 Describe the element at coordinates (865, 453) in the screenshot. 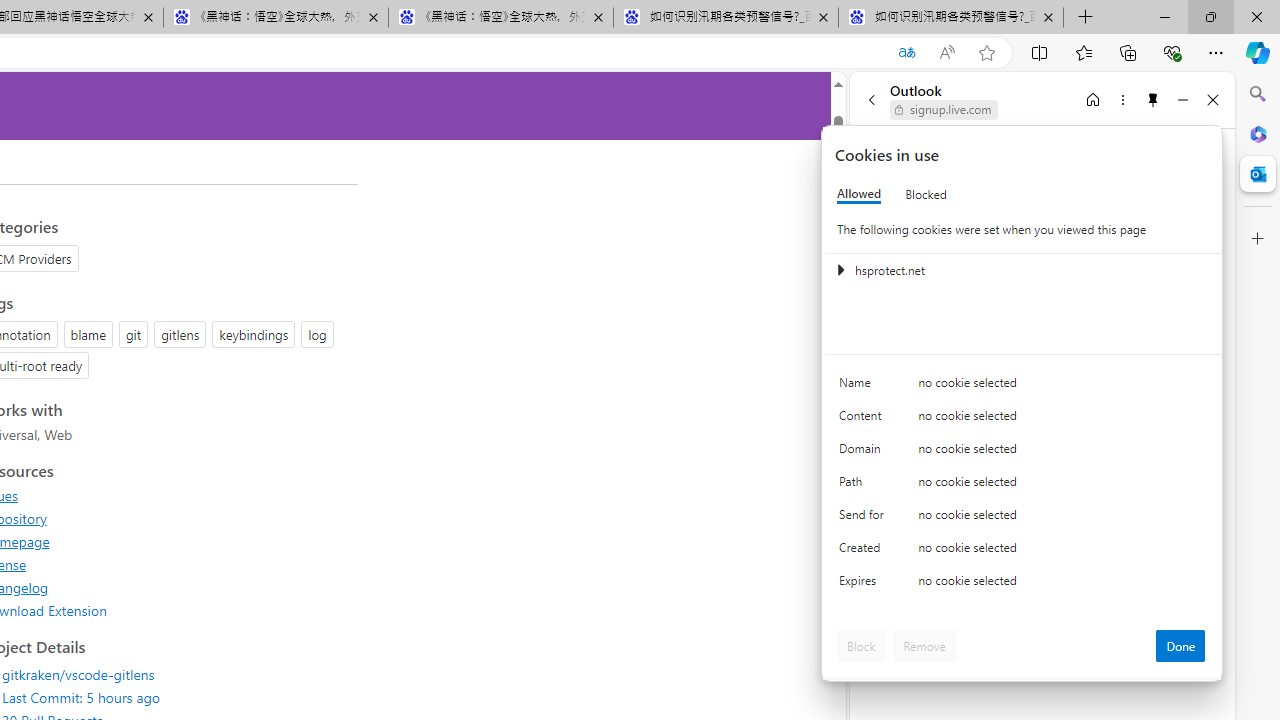

I see `'Domain'` at that location.